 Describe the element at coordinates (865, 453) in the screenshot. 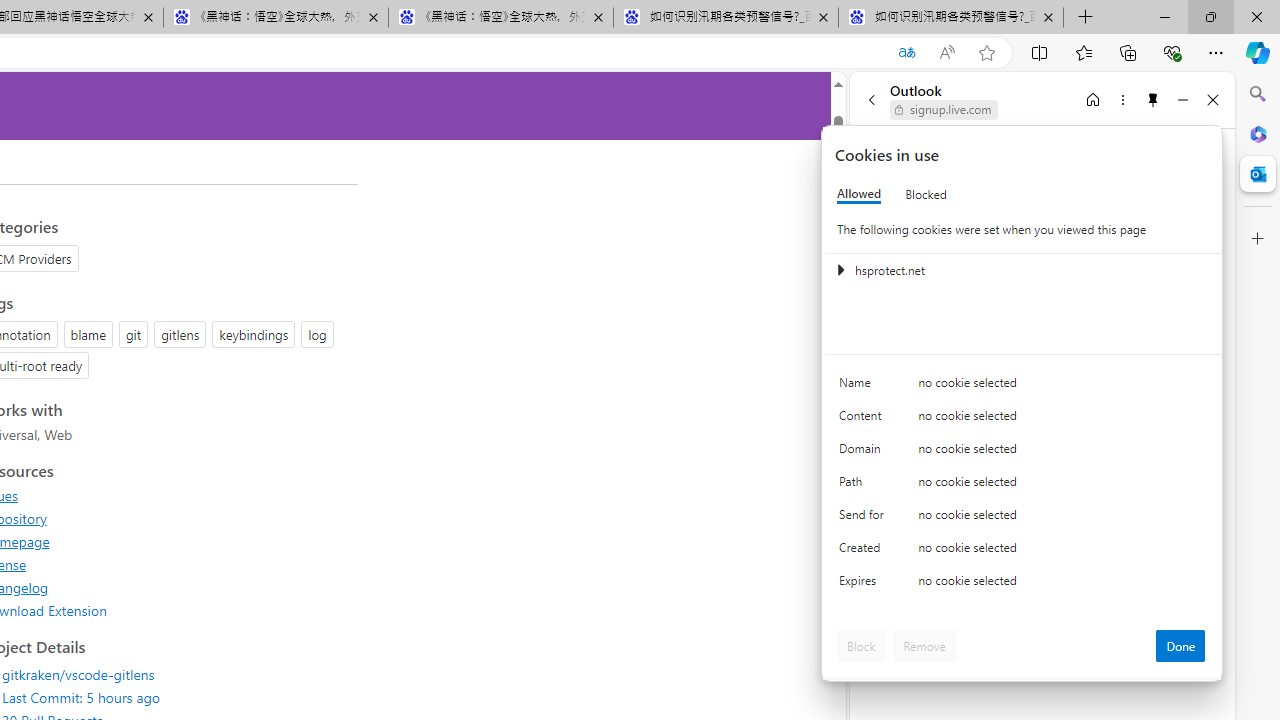

I see `'Domain'` at that location.